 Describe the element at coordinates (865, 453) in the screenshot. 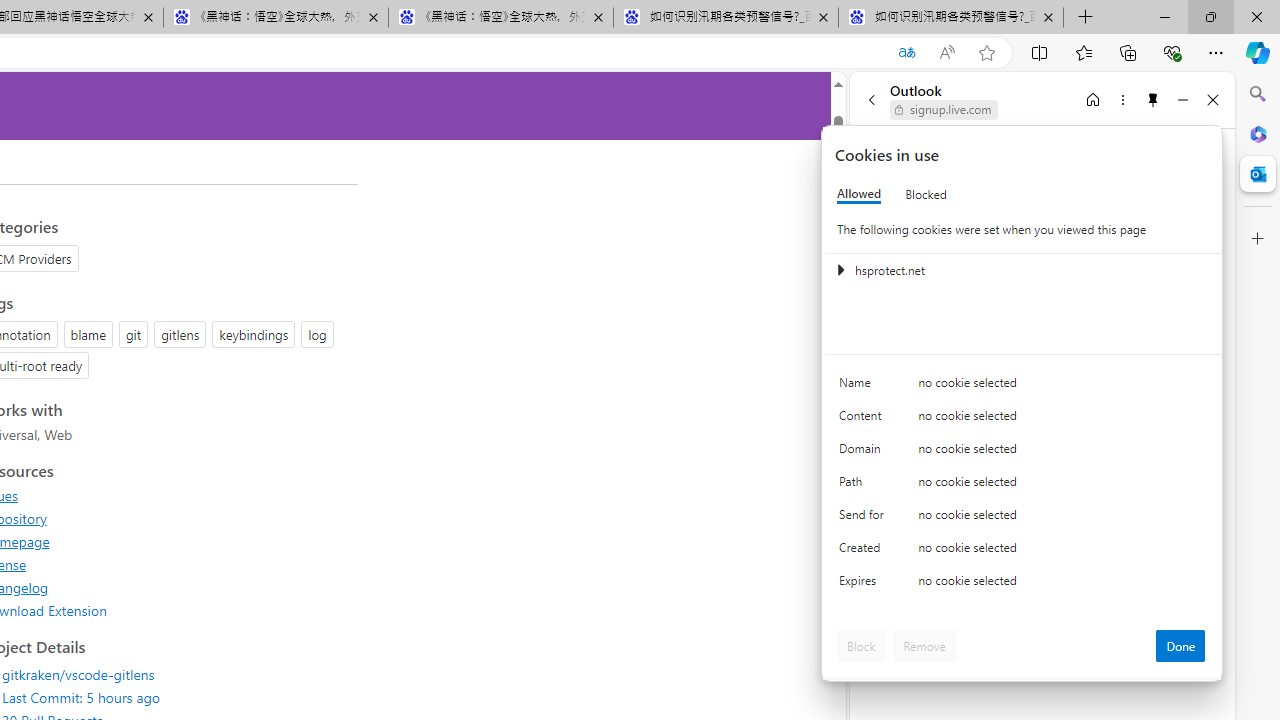

I see `'Domain'` at that location.